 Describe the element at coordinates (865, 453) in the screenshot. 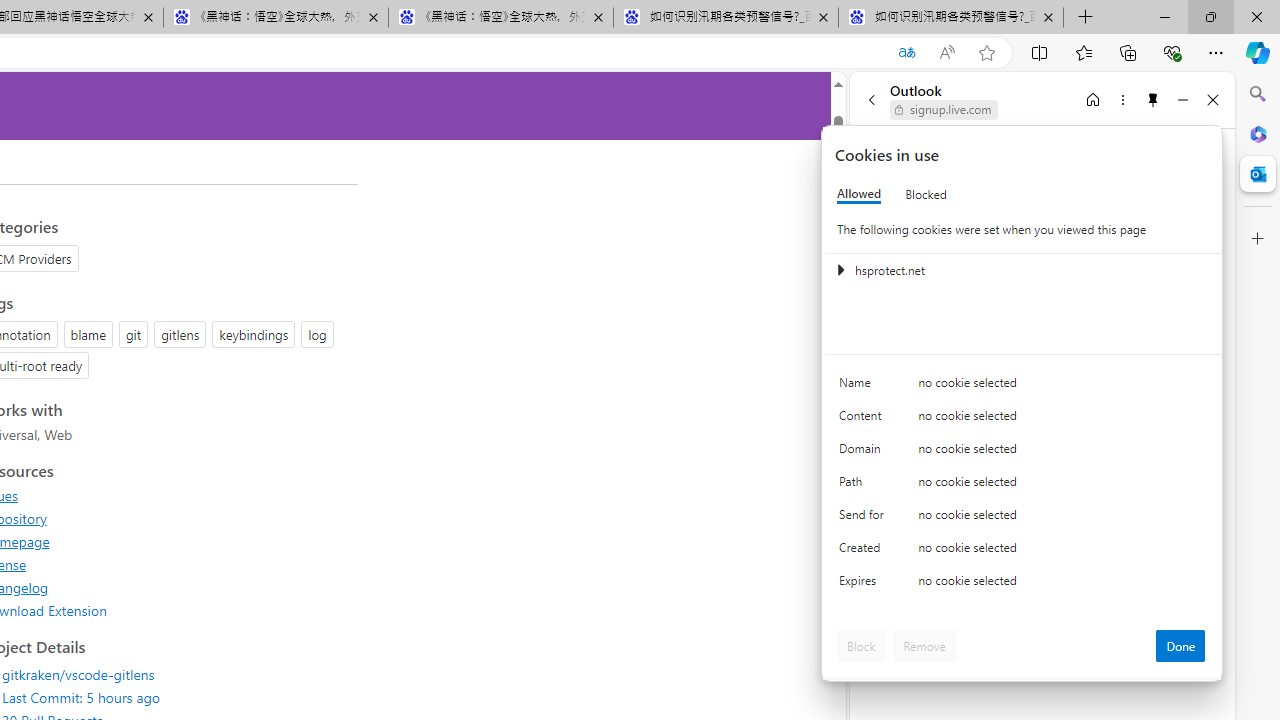

I see `'Domain'` at that location.